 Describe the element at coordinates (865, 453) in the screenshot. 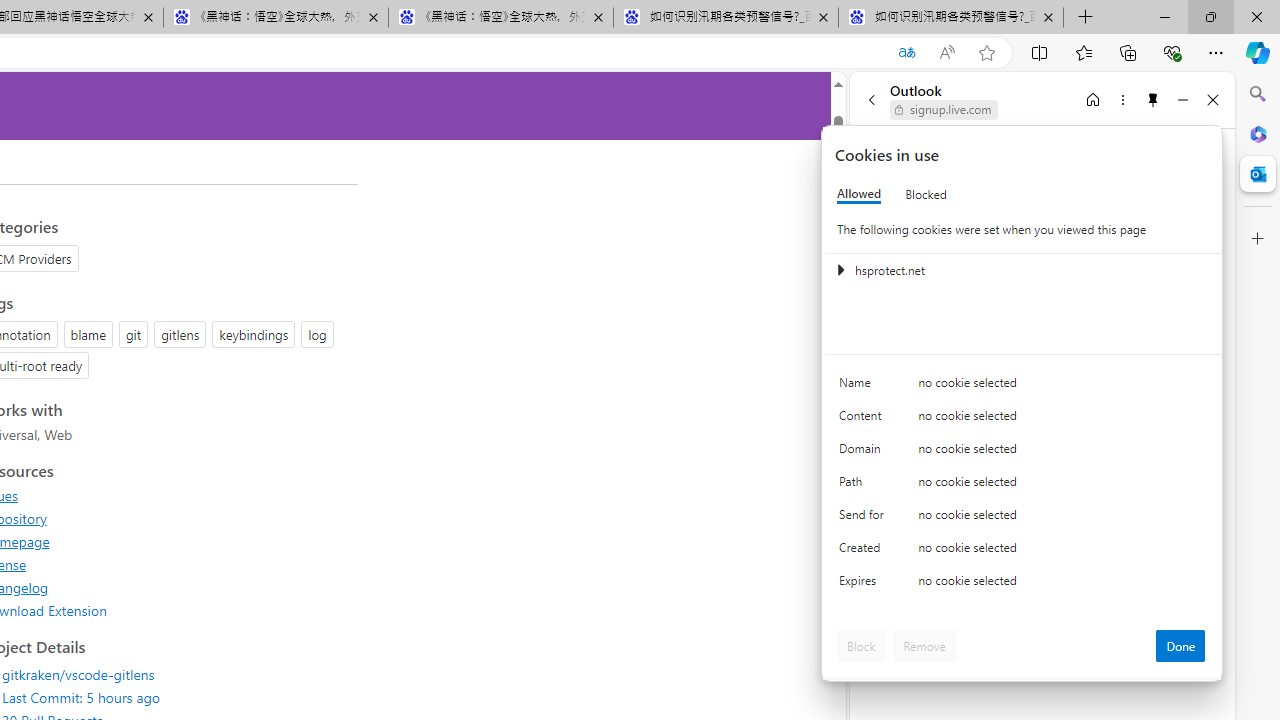

I see `'Domain'` at that location.